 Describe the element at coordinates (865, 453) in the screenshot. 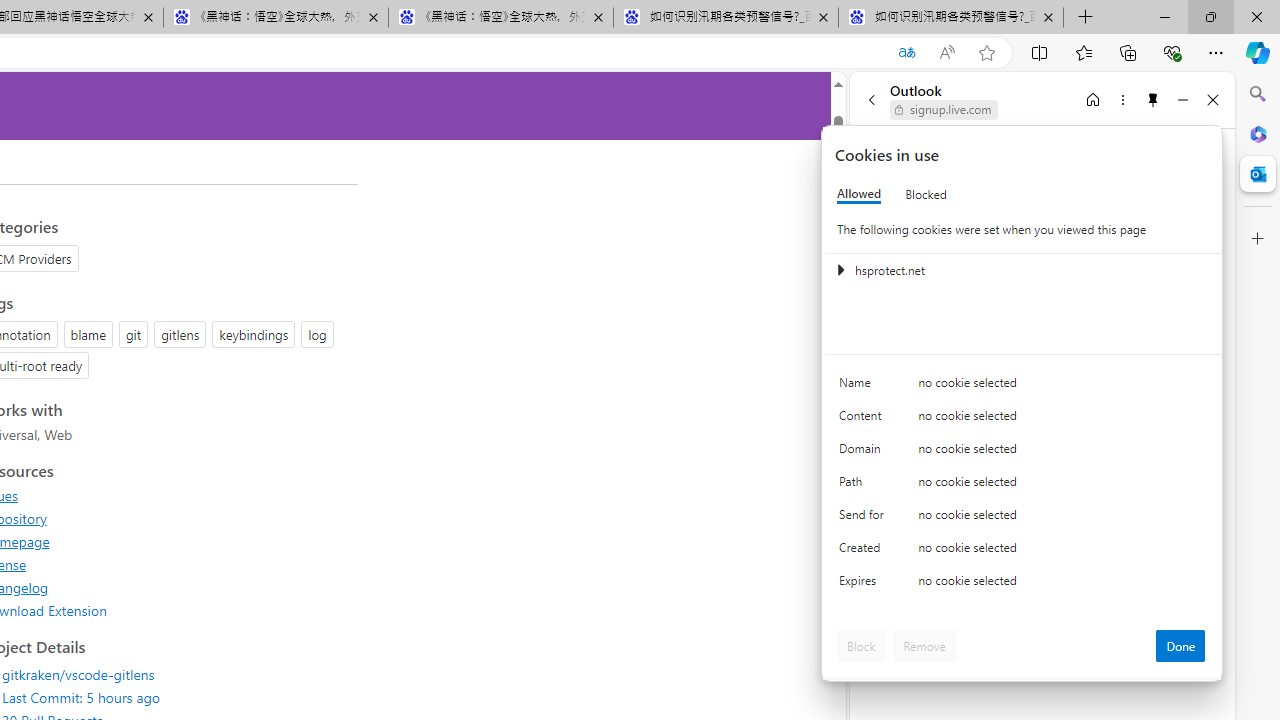

I see `'Domain'` at that location.